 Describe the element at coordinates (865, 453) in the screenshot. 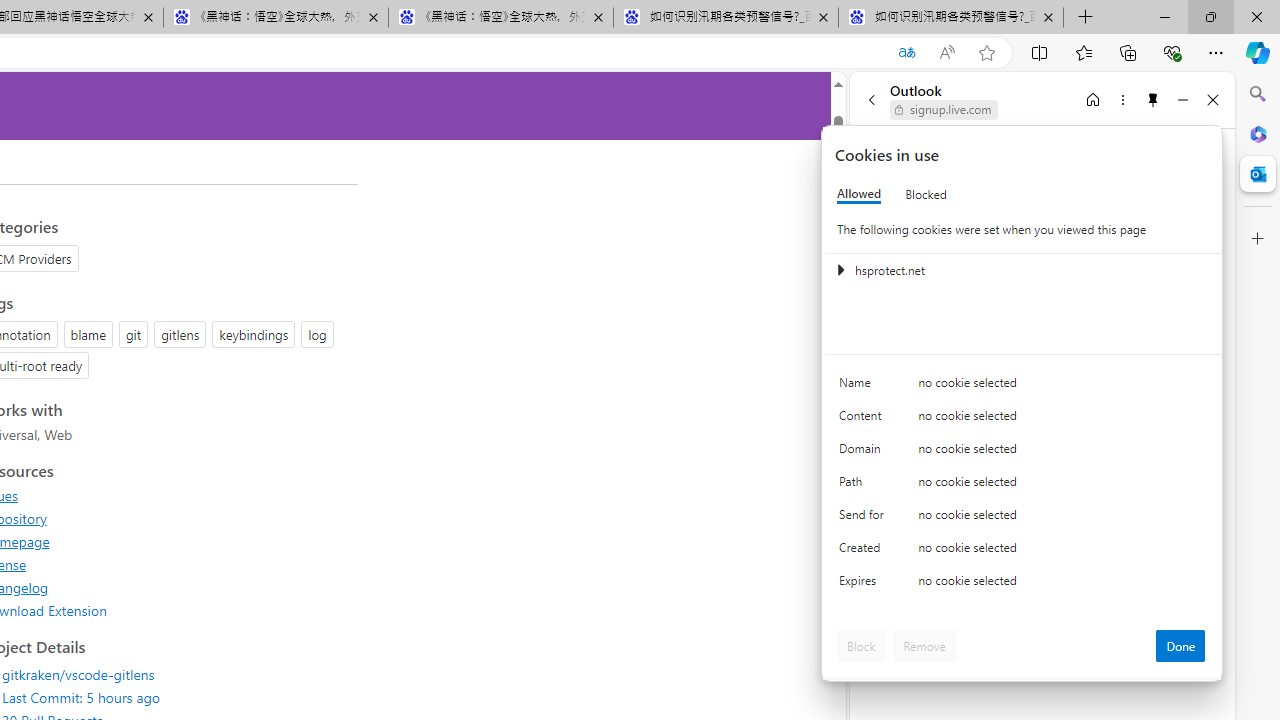

I see `'Domain'` at that location.